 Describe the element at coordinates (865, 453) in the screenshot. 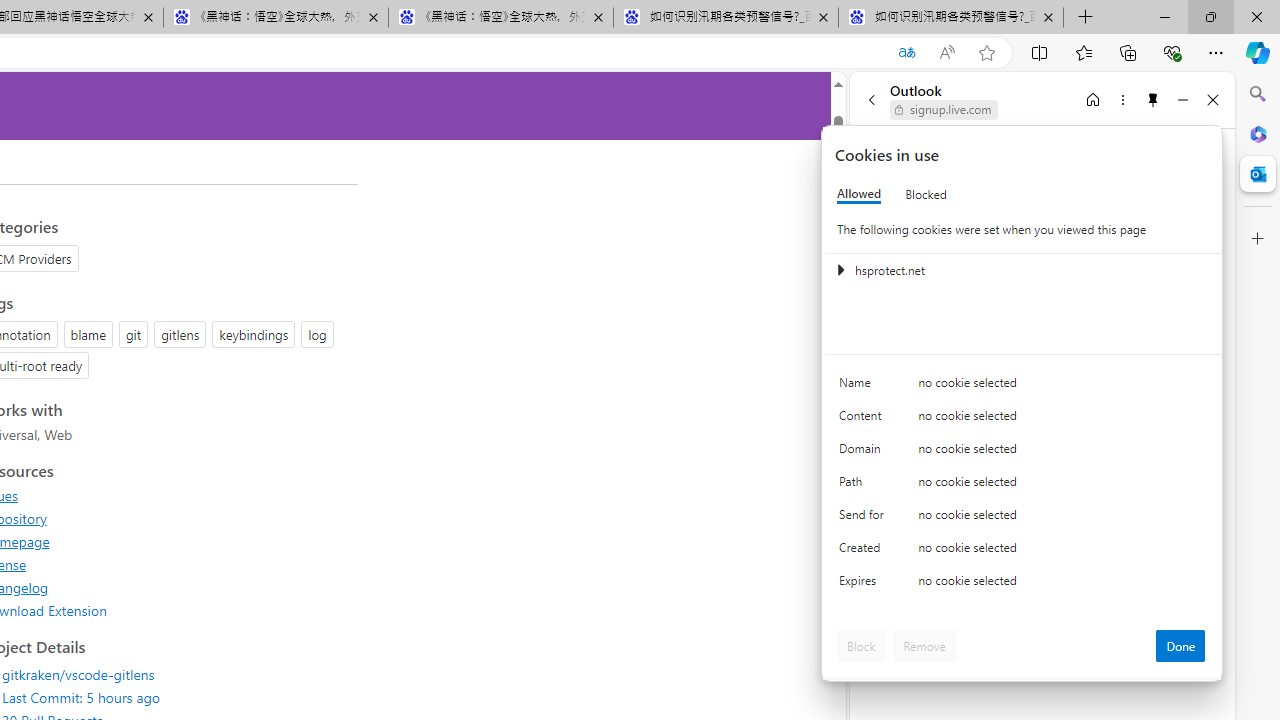

I see `'Domain'` at that location.